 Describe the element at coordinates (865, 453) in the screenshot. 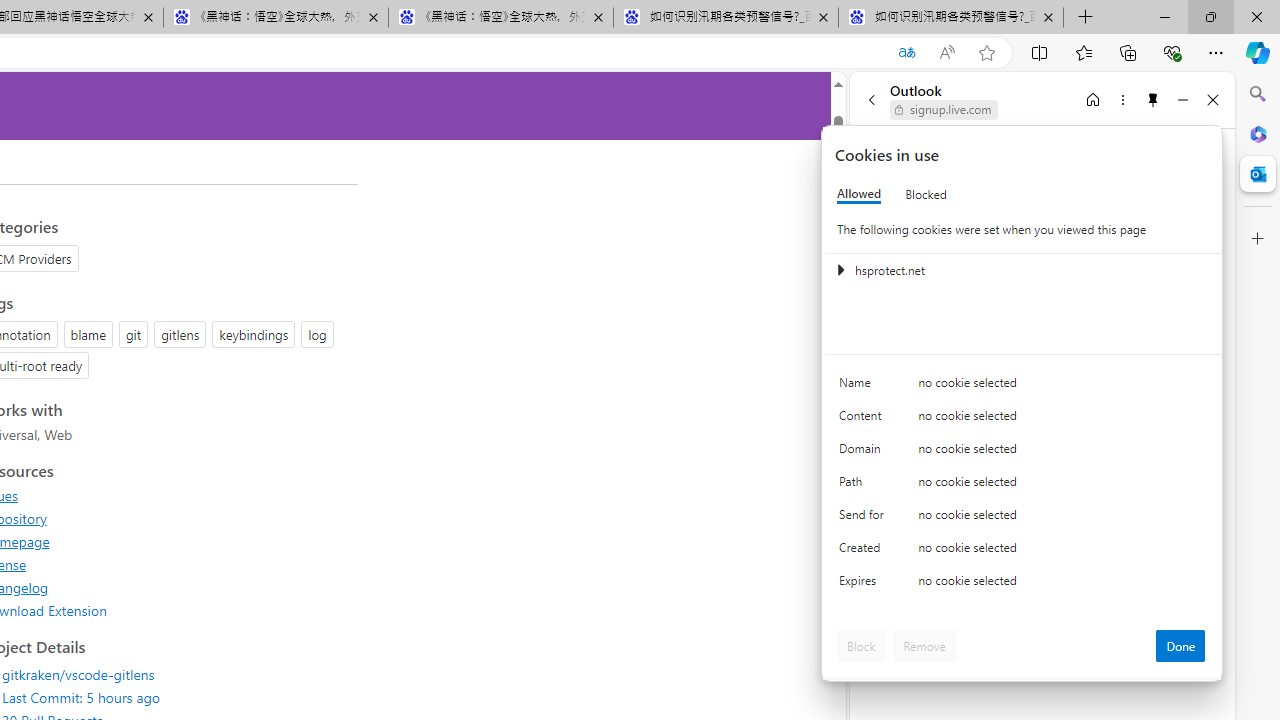

I see `'Domain'` at that location.